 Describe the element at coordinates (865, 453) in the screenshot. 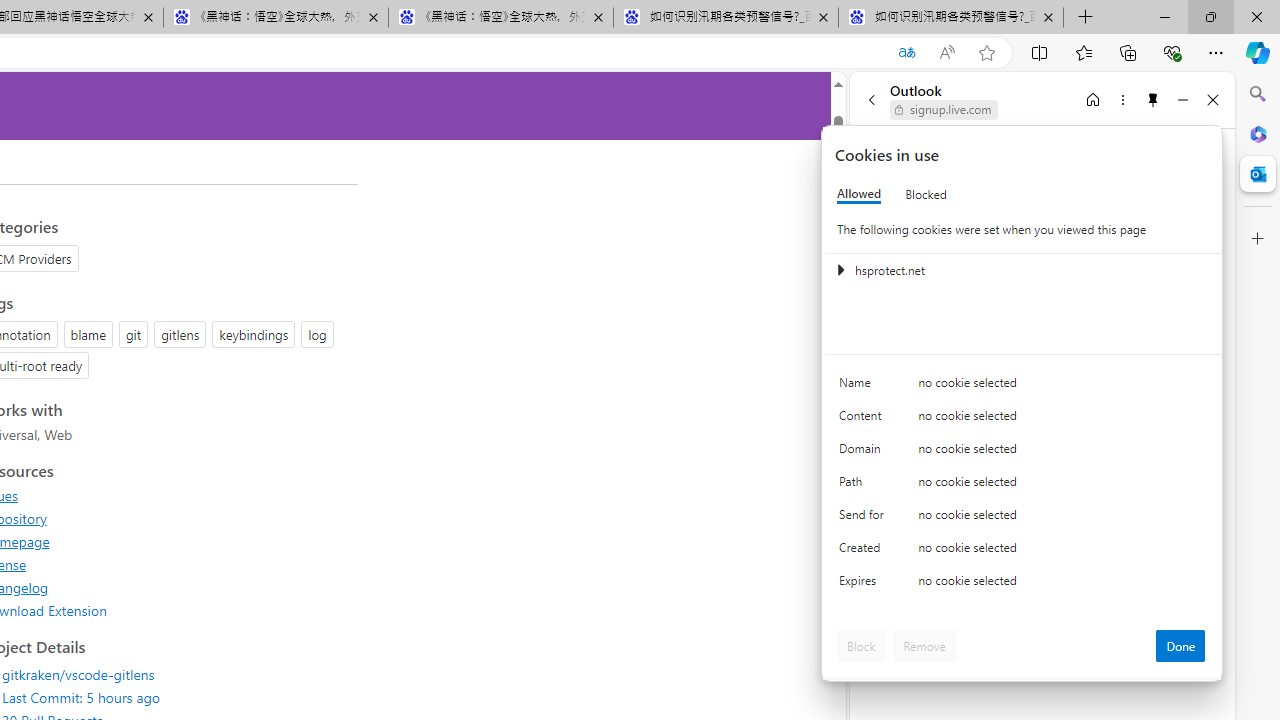

I see `'Domain'` at that location.